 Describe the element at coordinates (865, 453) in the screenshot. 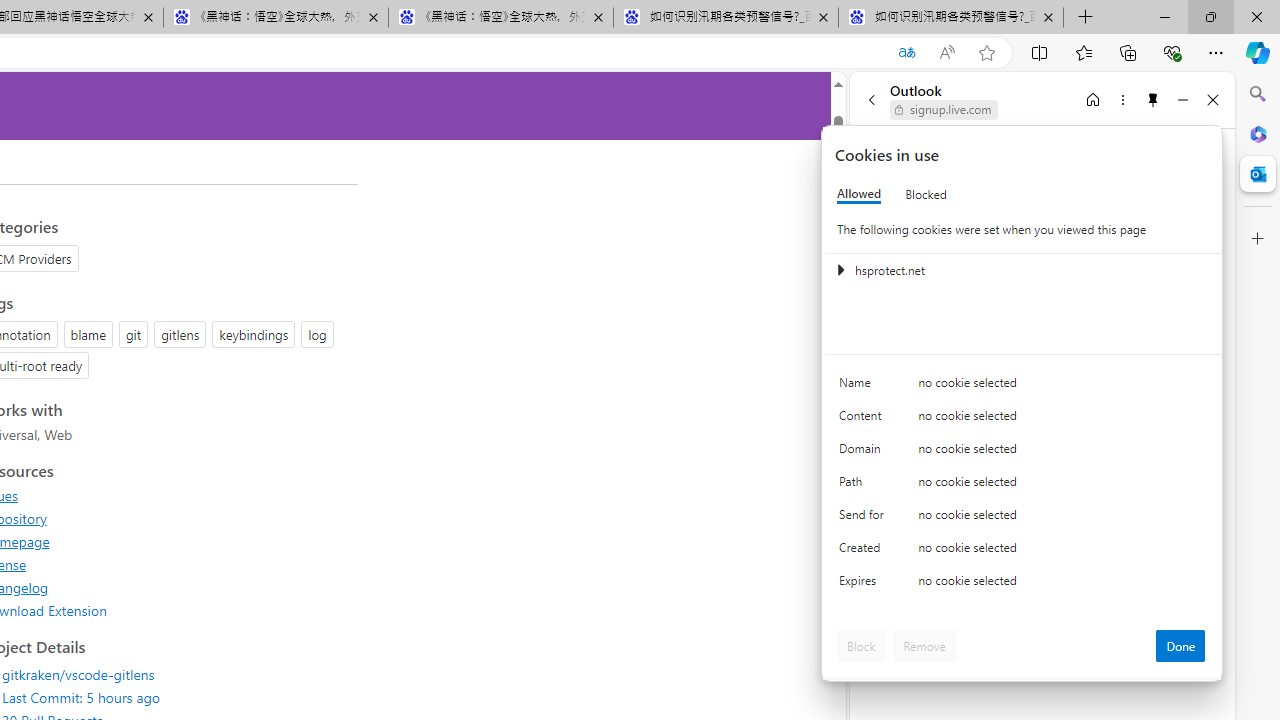

I see `'Domain'` at that location.